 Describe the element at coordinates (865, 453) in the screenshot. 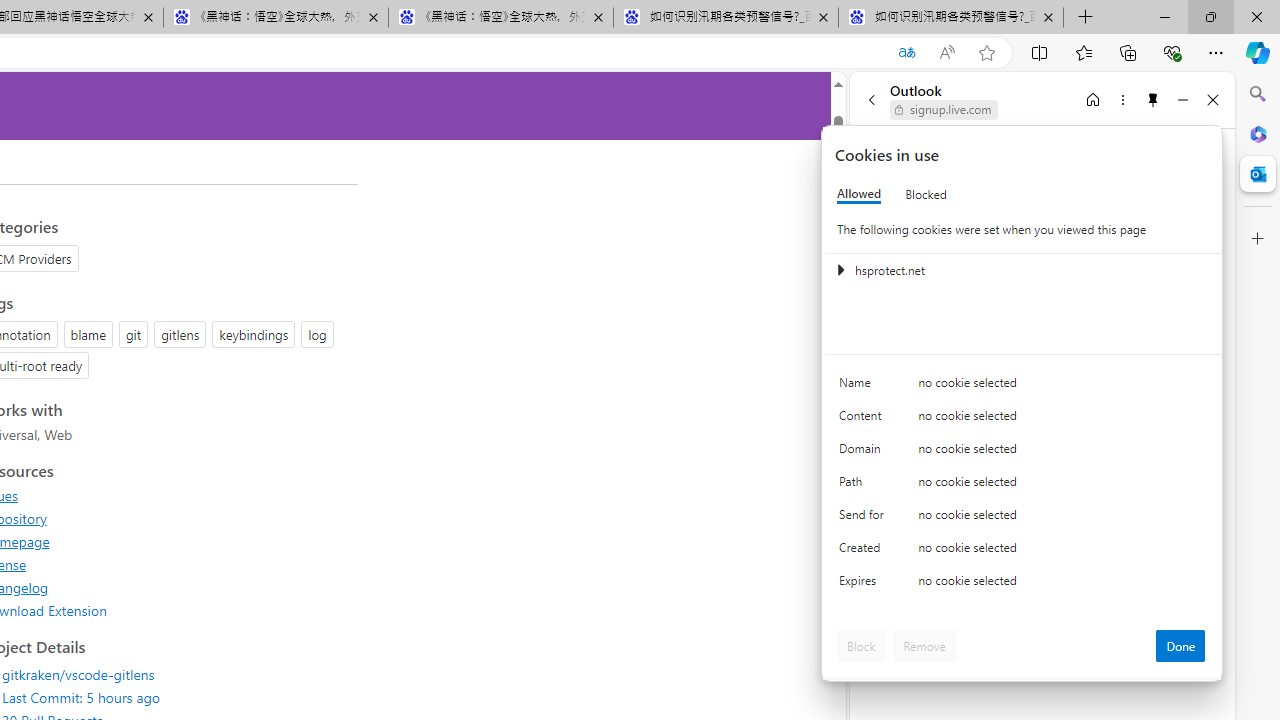

I see `'Domain'` at that location.